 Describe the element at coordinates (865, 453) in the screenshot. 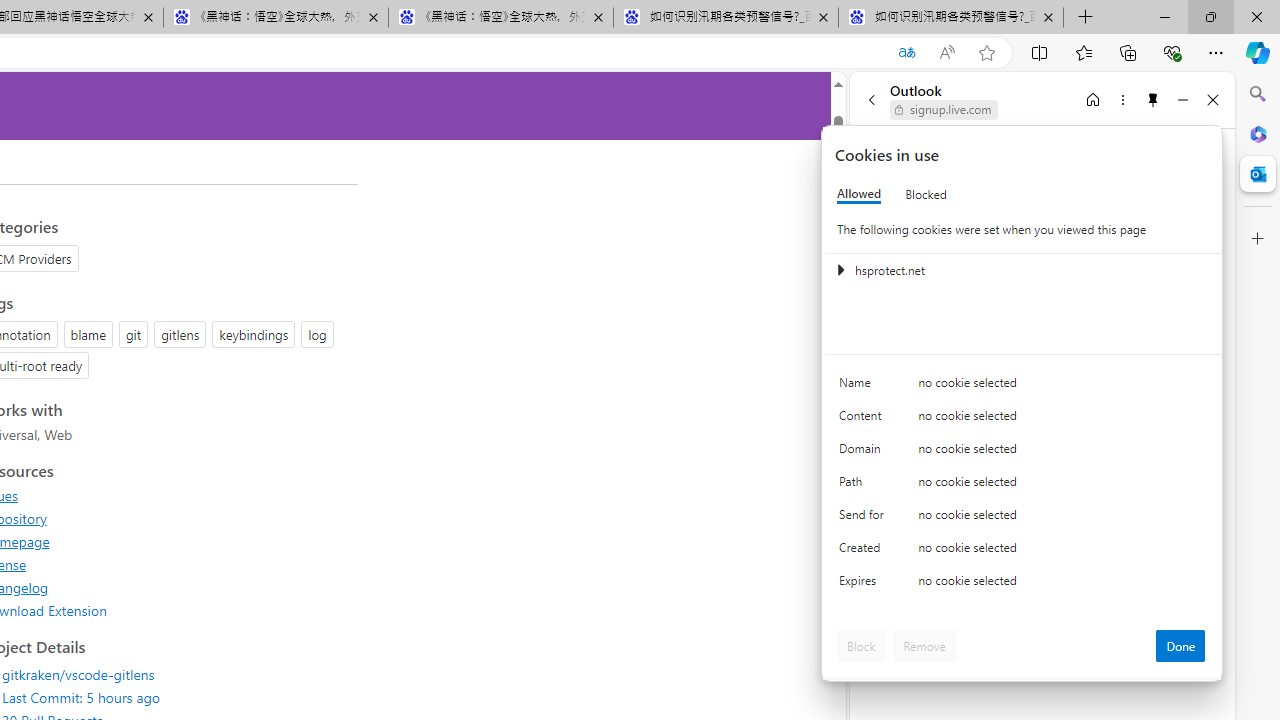

I see `'Domain'` at that location.